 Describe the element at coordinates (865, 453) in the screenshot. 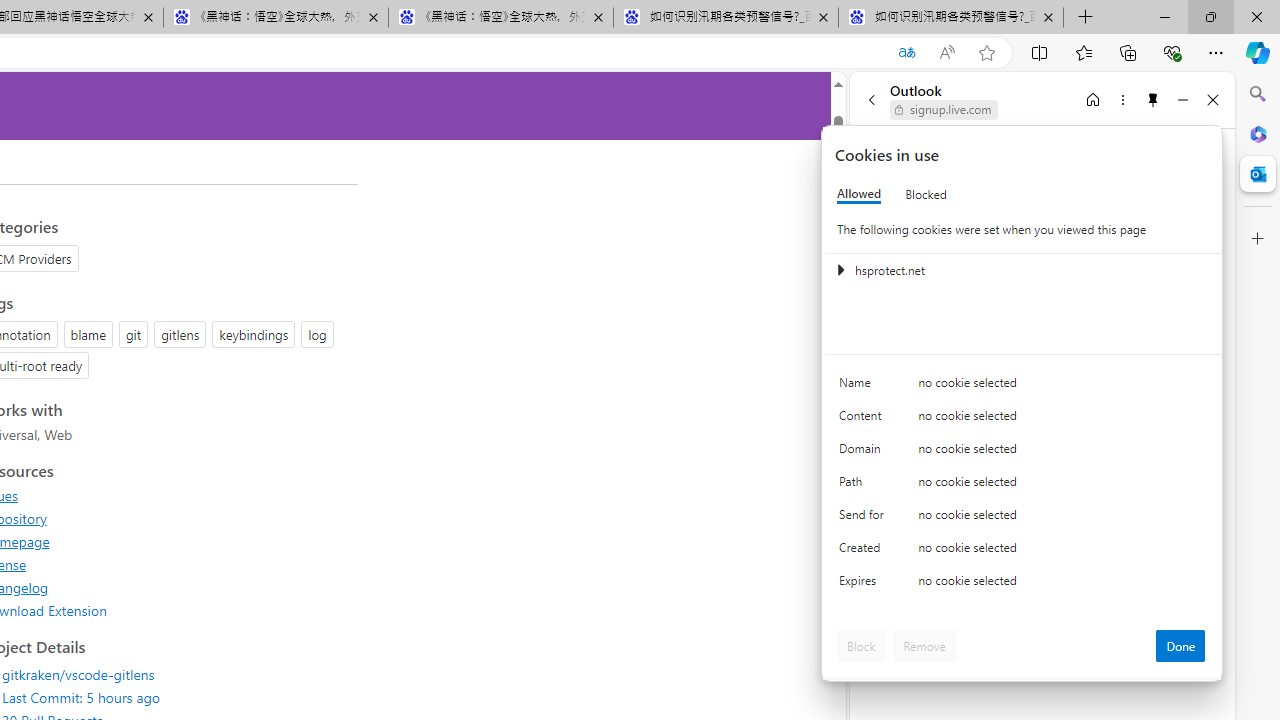

I see `'Domain'` at that location.